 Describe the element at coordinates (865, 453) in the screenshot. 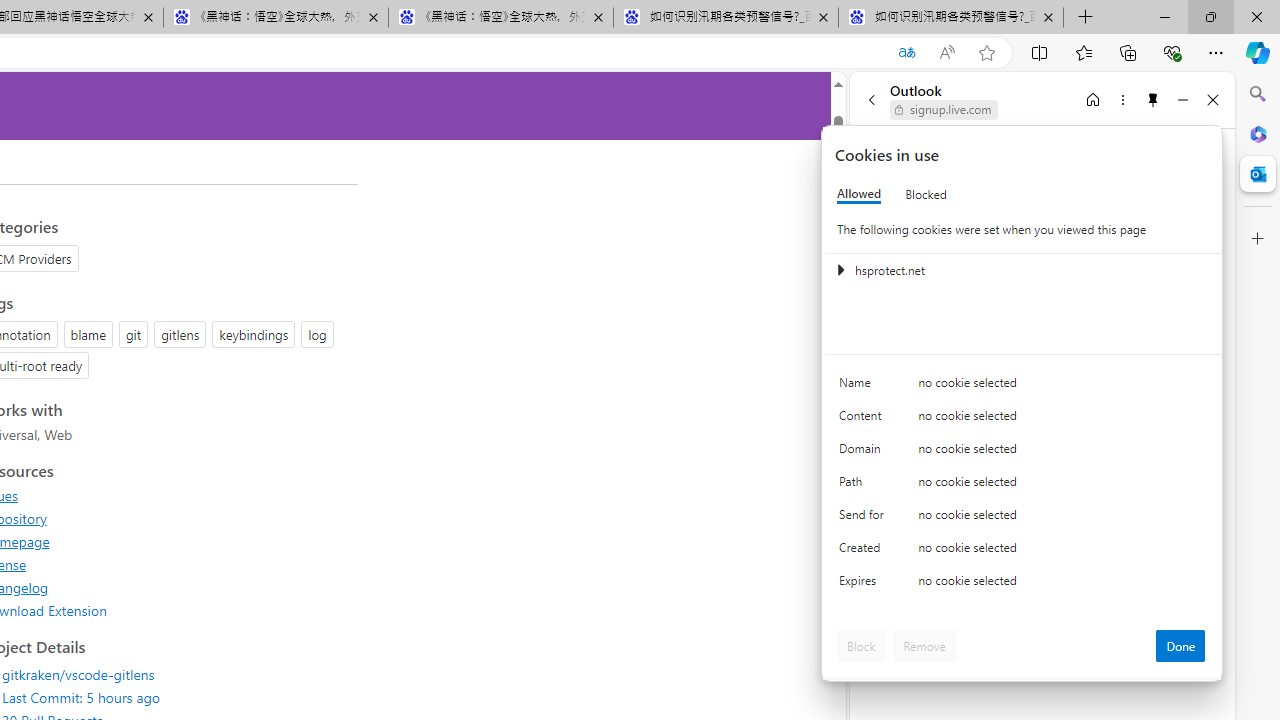

I see `'Domain'` at that location.